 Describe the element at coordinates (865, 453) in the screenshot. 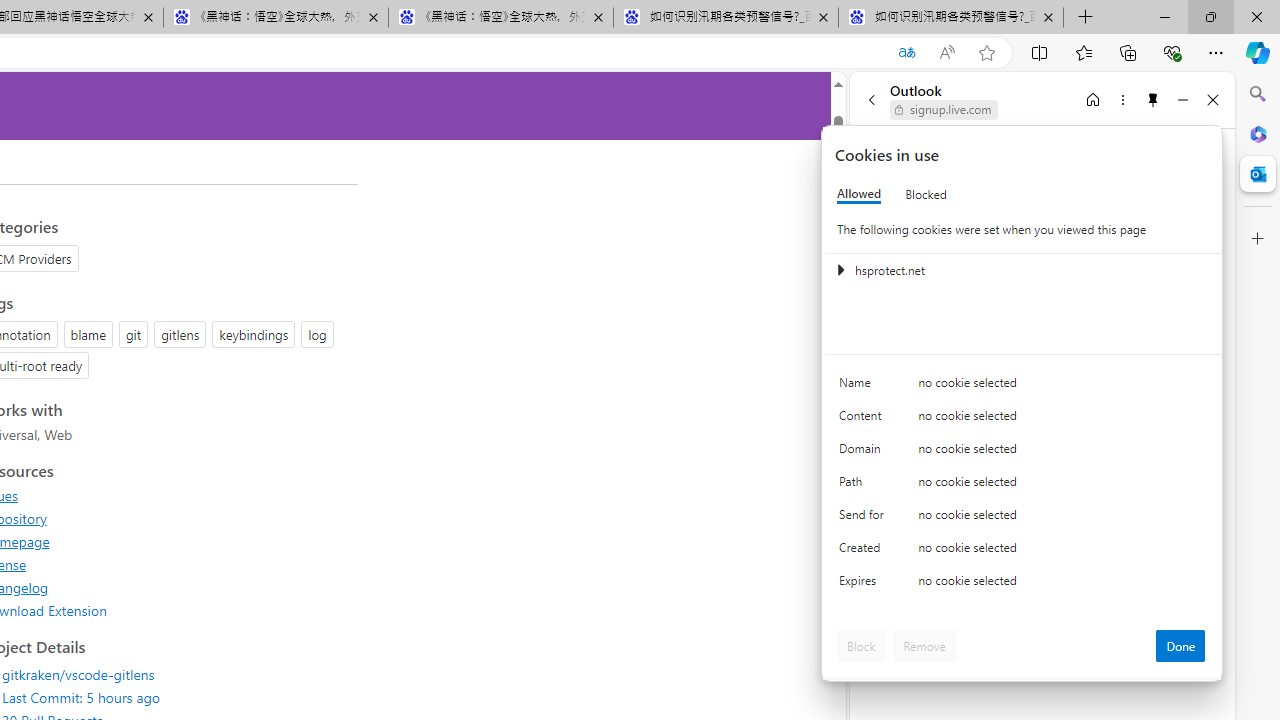

I see `'Domain'` at that location.